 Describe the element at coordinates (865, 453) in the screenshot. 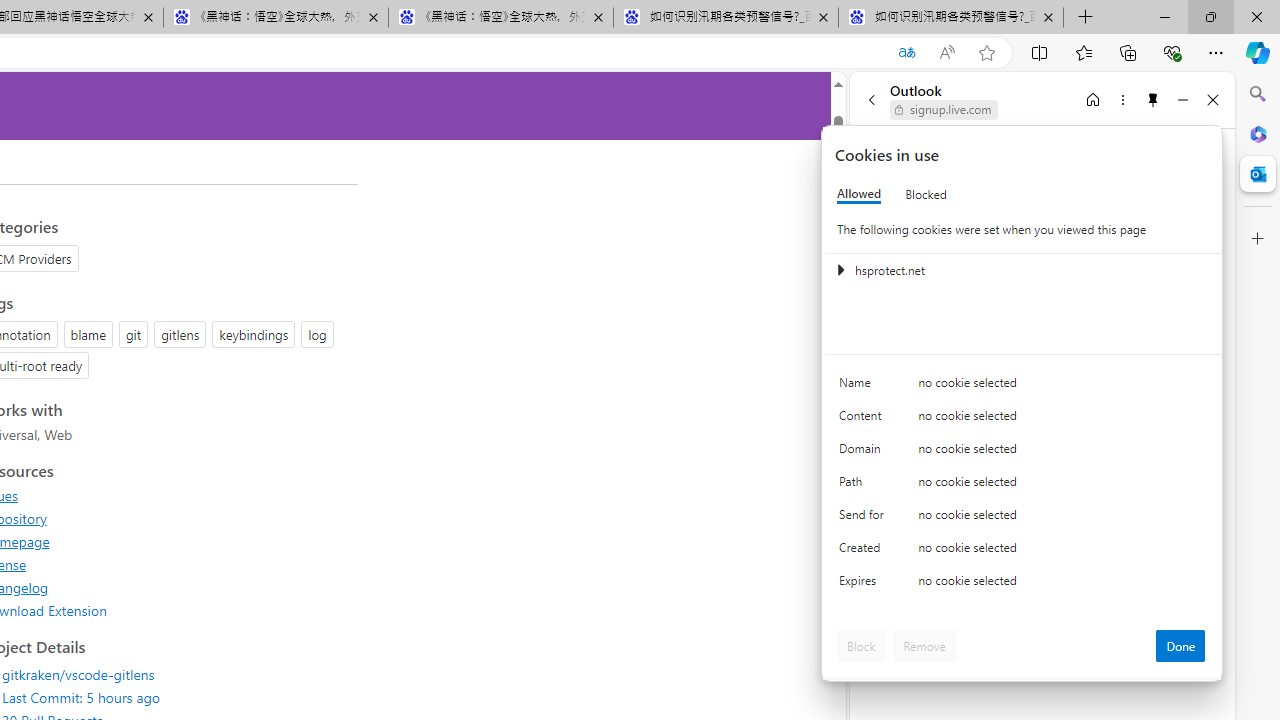

I see `'Domain'` at that location.